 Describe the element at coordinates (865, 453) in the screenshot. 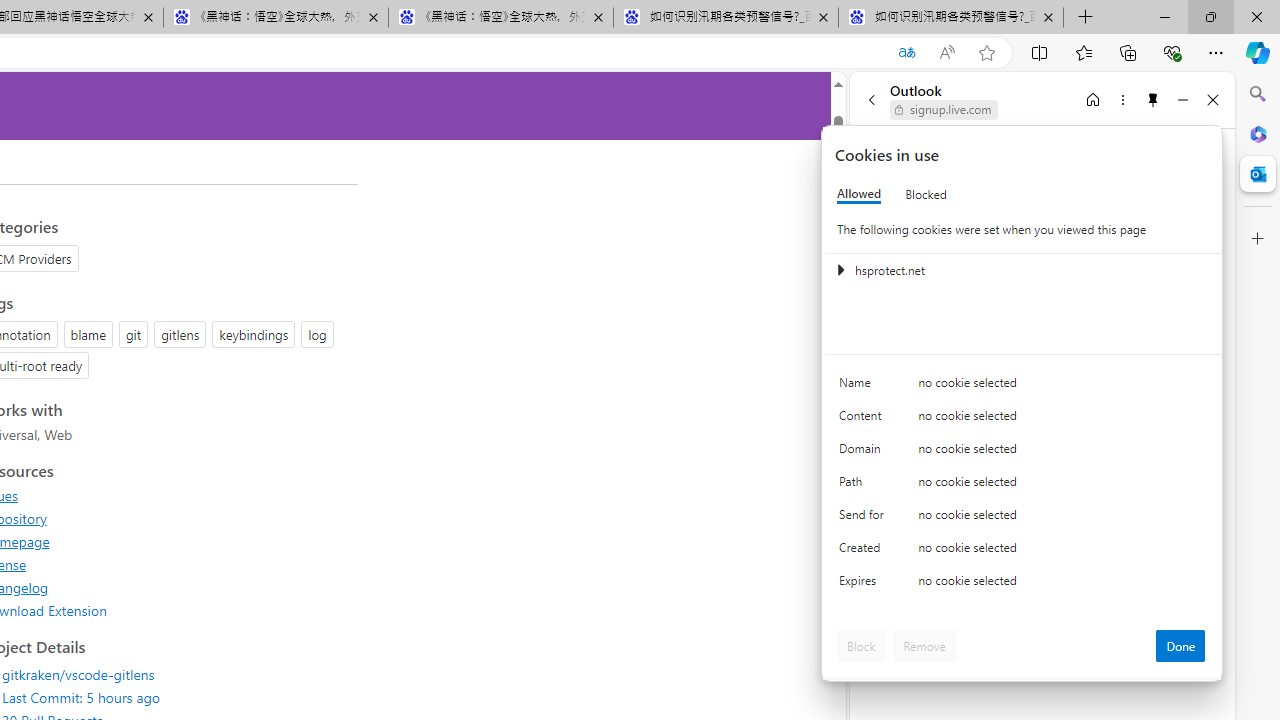

I see `'Domain'` at that location.